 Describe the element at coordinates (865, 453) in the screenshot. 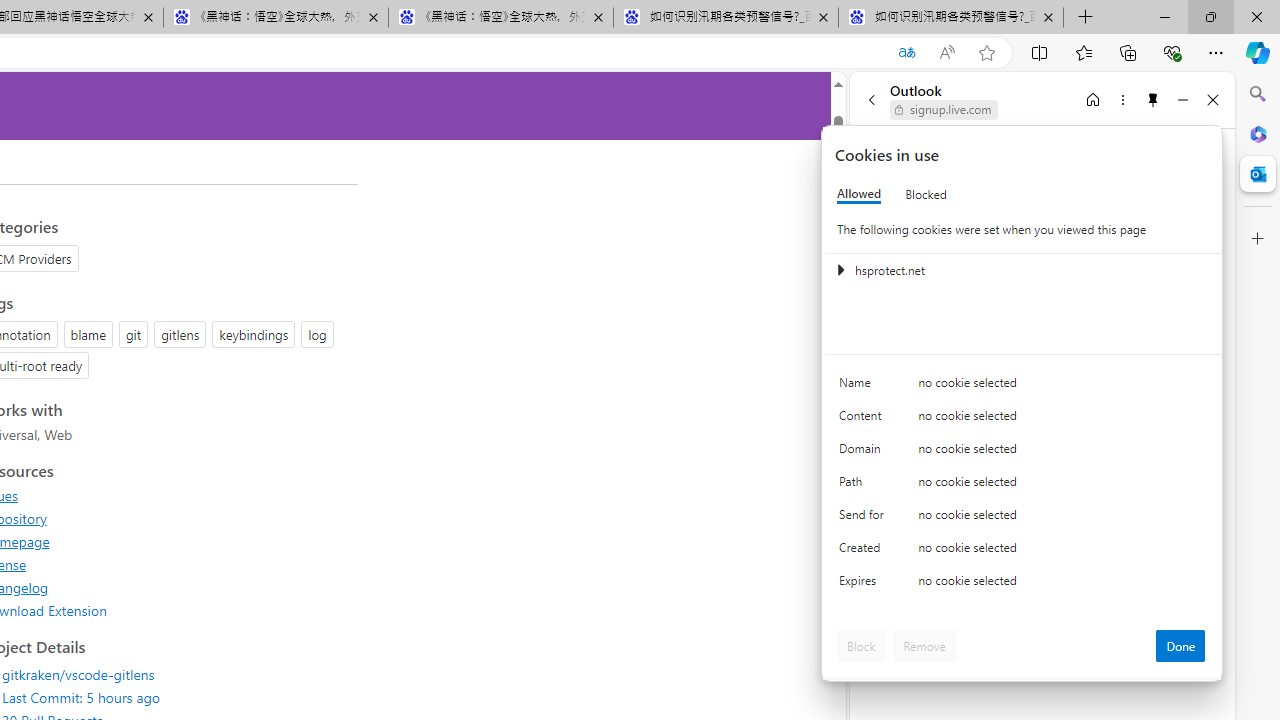

I see `'Domain'` at that location.